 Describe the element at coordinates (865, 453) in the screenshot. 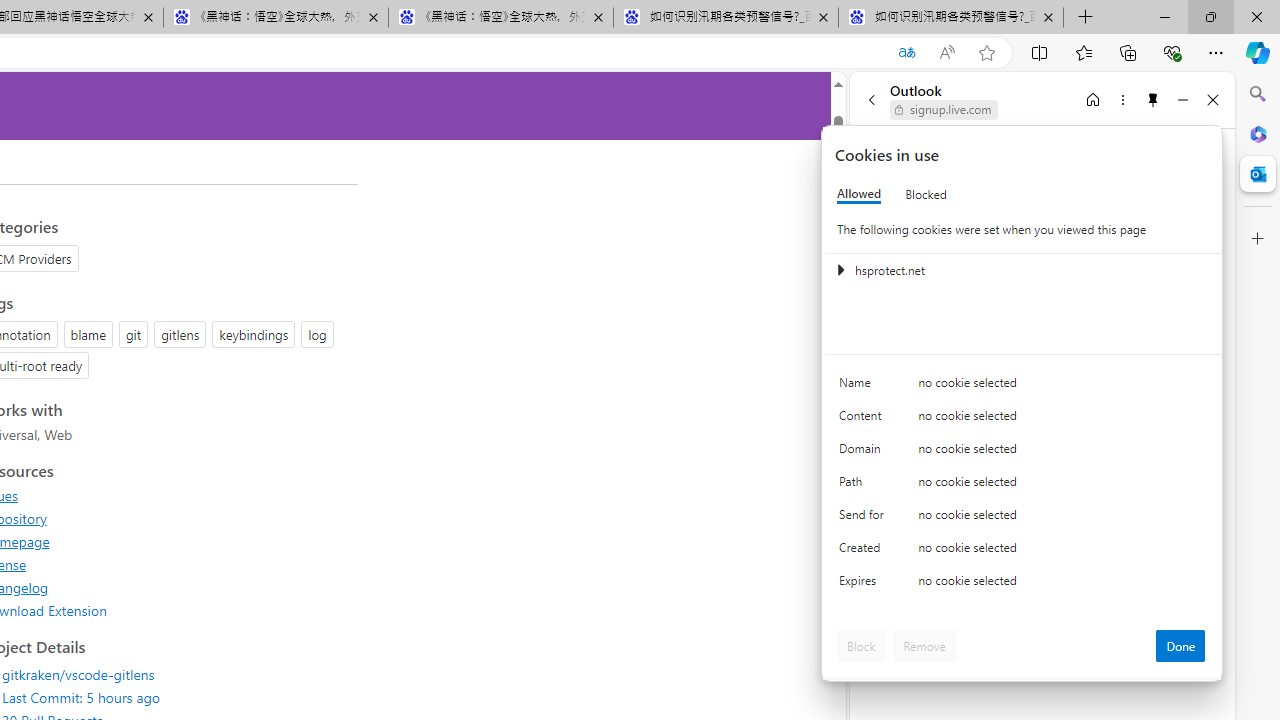

I see `'Domain'` at that location.